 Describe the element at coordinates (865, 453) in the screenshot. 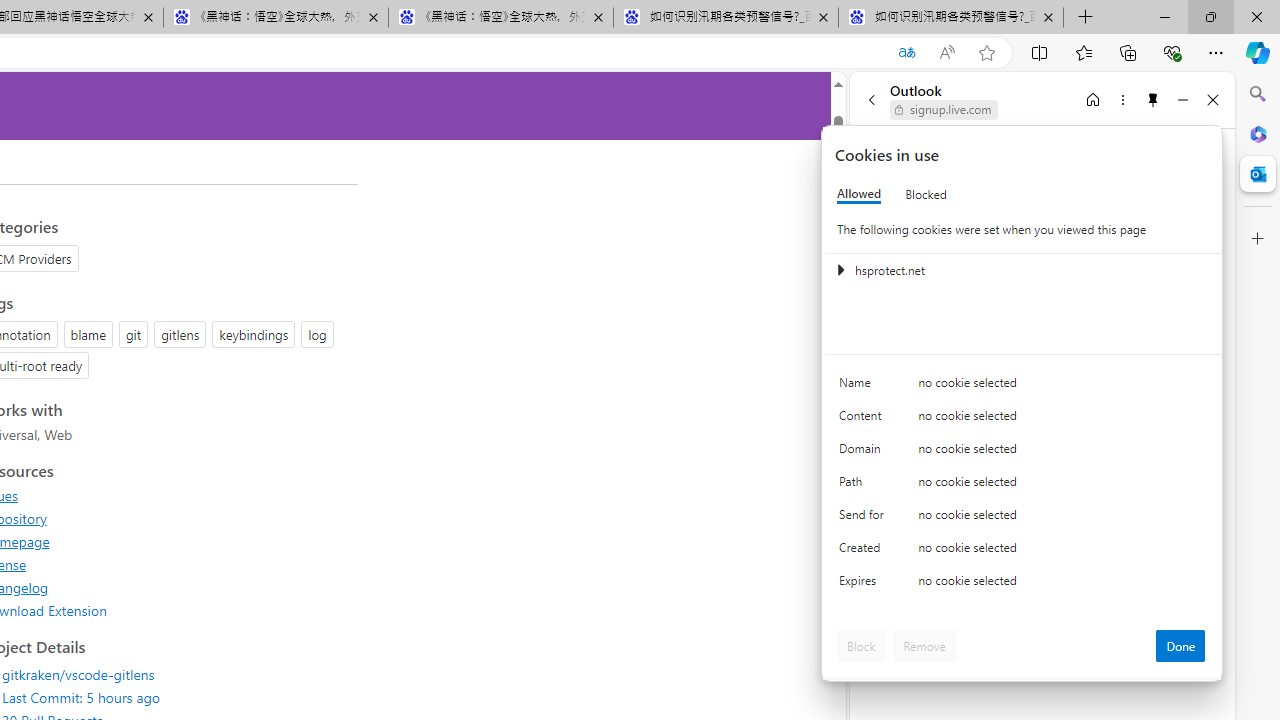

I see `'Domain'` at that location.